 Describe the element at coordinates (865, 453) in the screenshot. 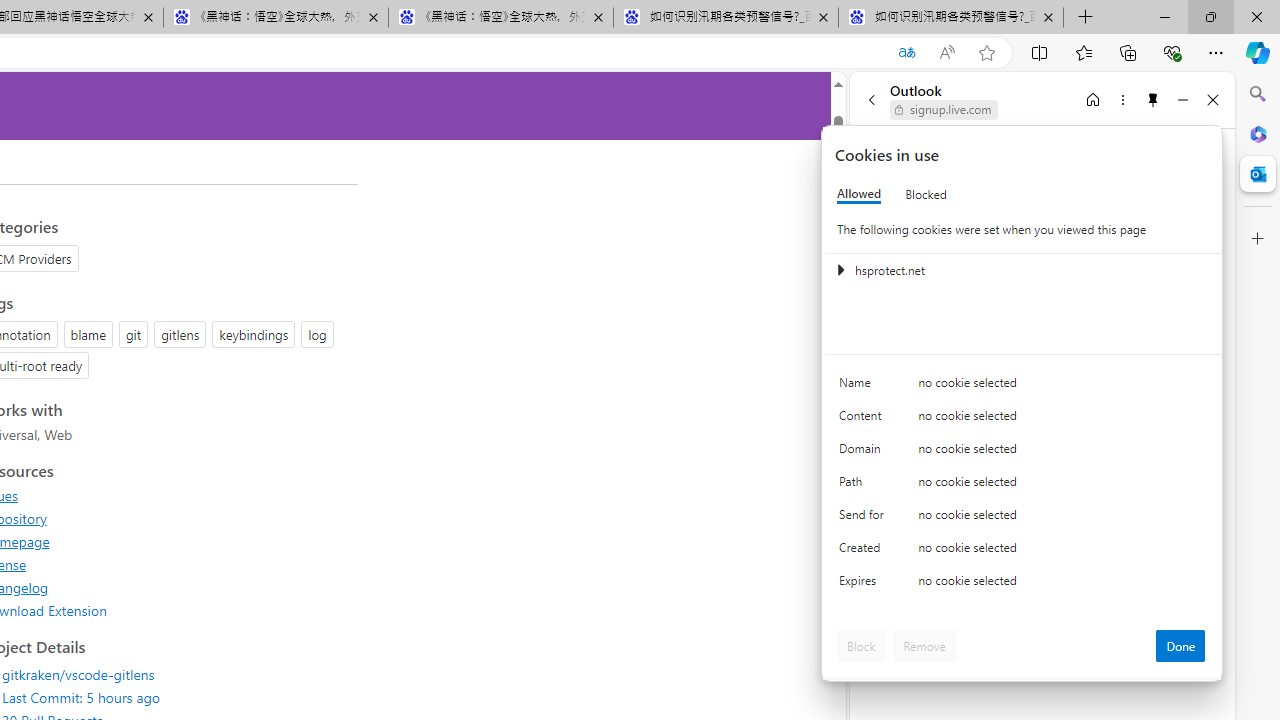

I see `'Domain'` at that location.